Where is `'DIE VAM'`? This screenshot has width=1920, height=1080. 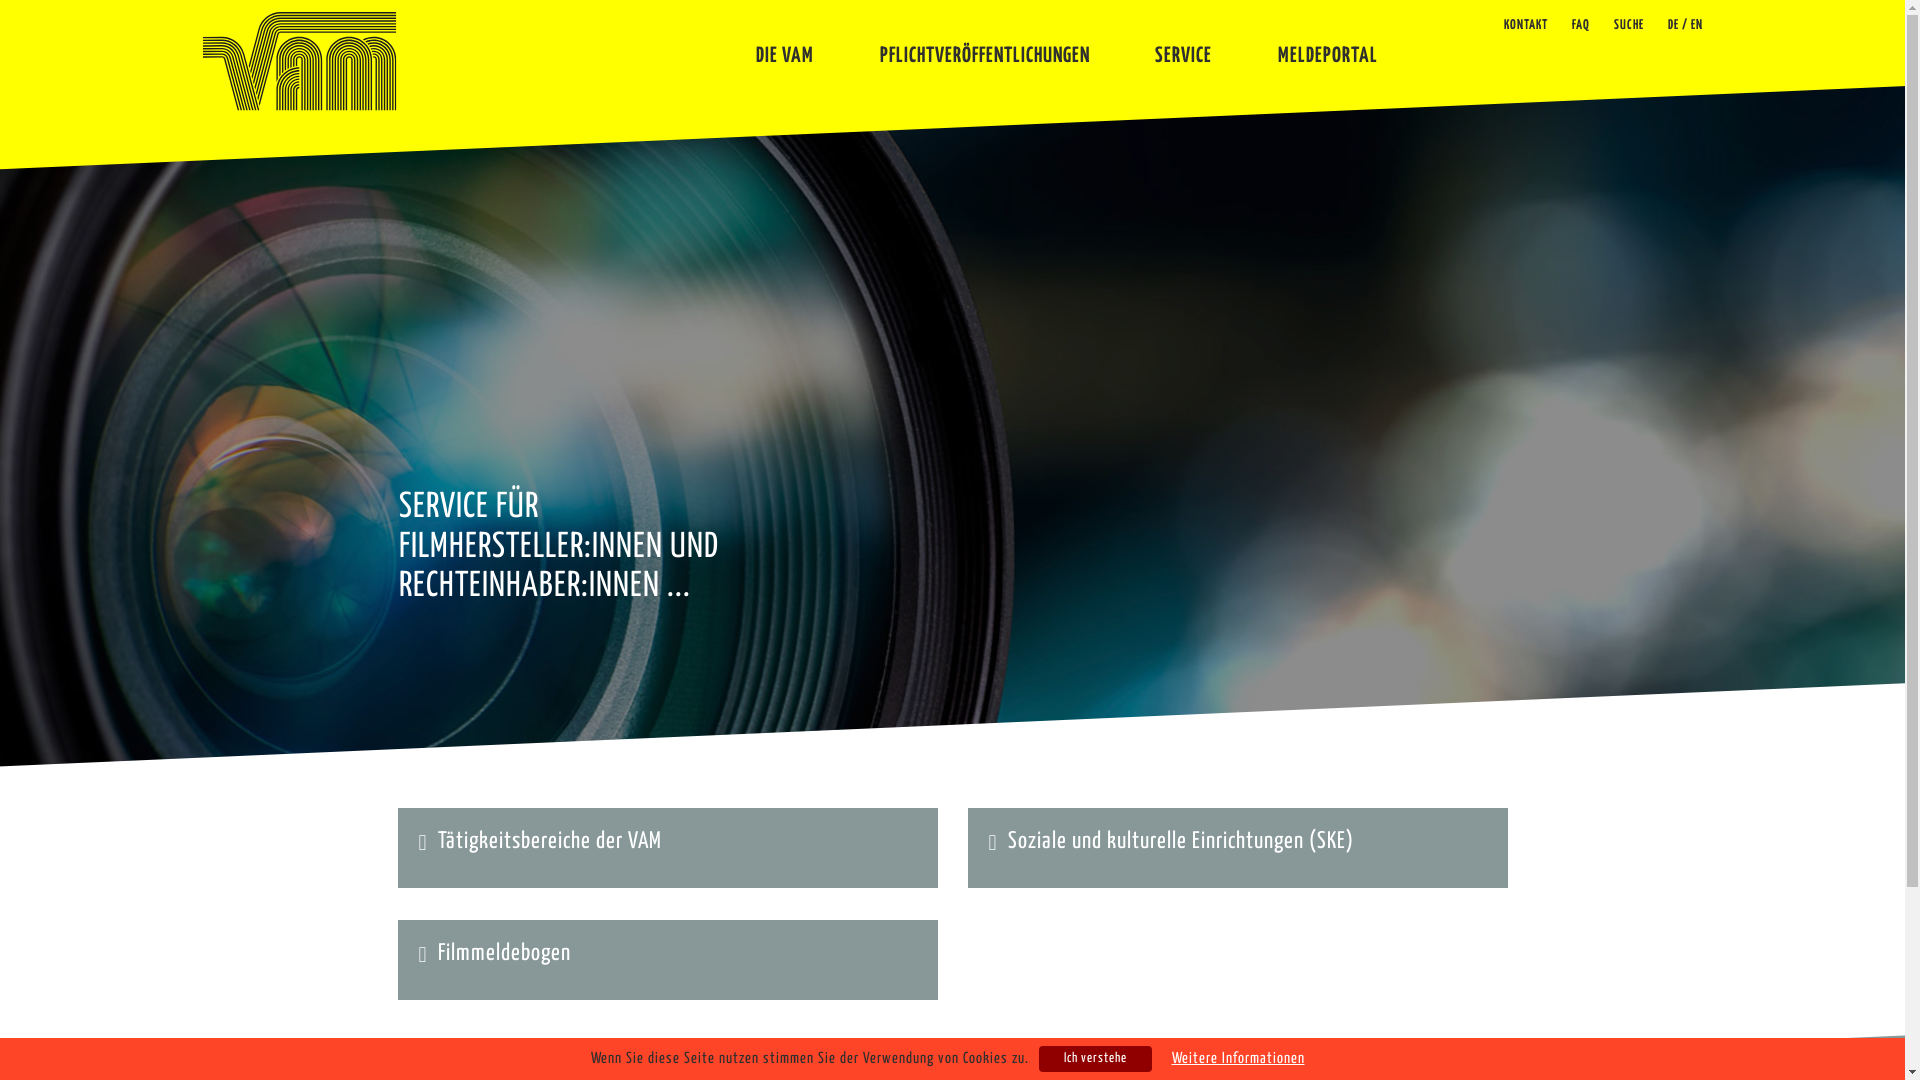
'DIE VAM' is located at coordinates (784, 47).